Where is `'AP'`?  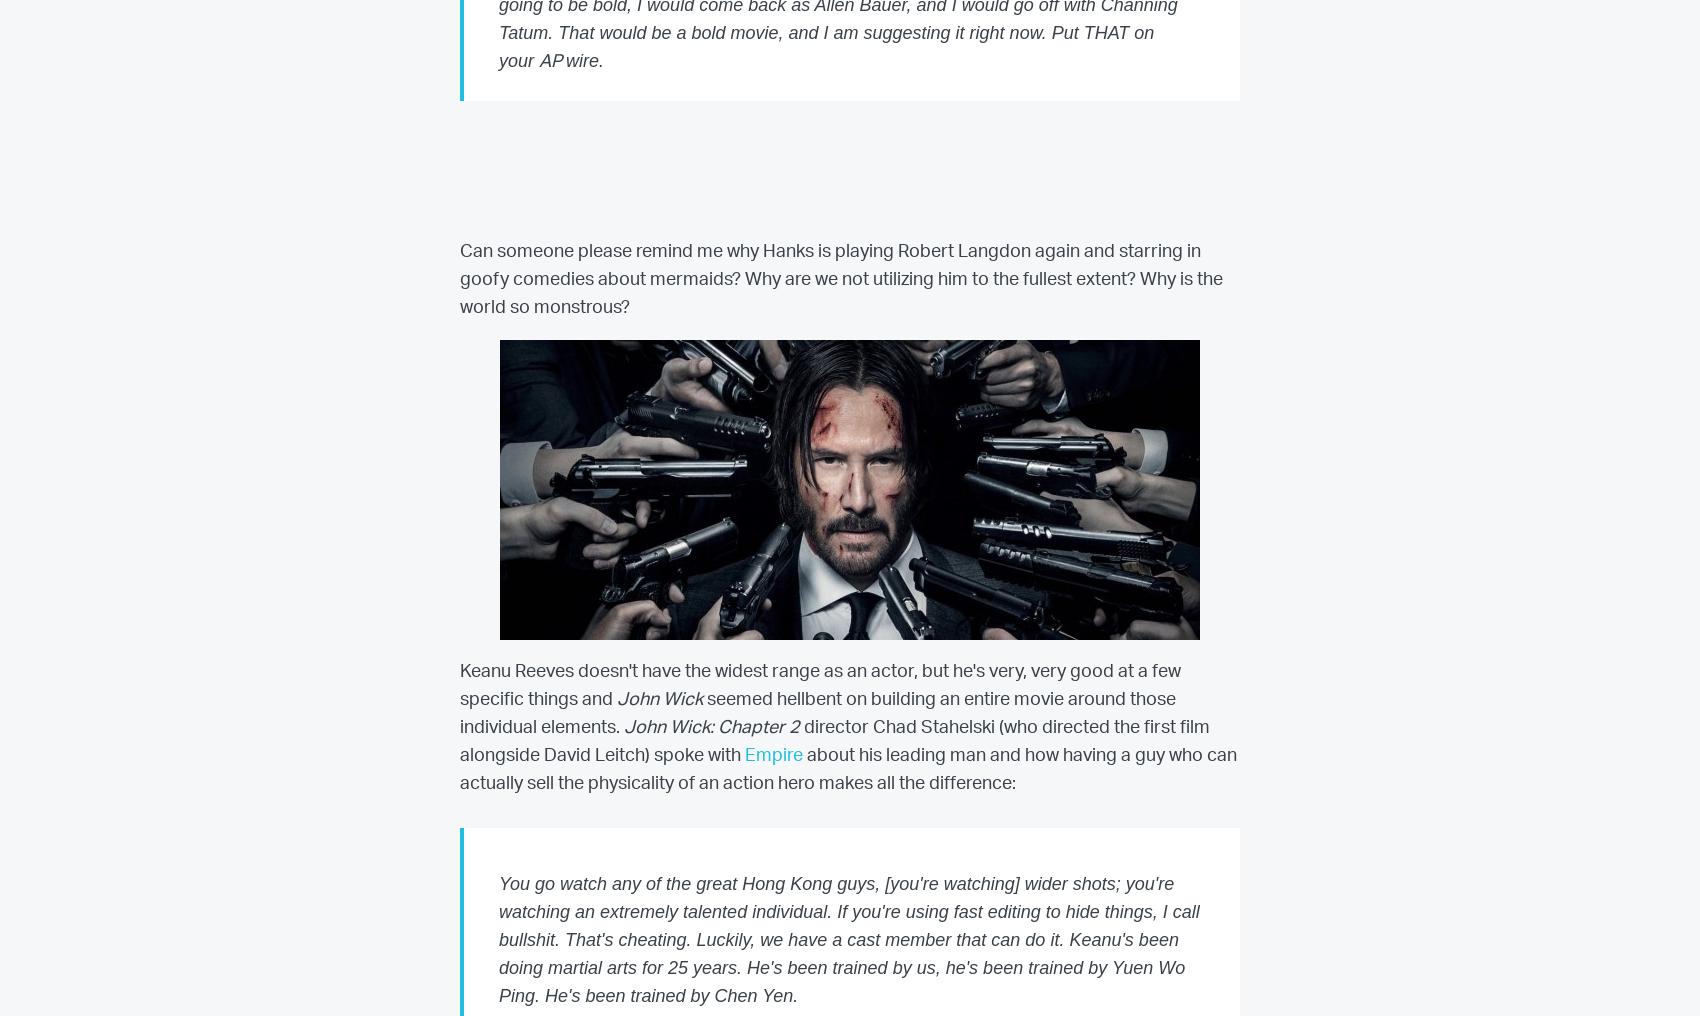 'AP' is located at coordinates (538, 60).